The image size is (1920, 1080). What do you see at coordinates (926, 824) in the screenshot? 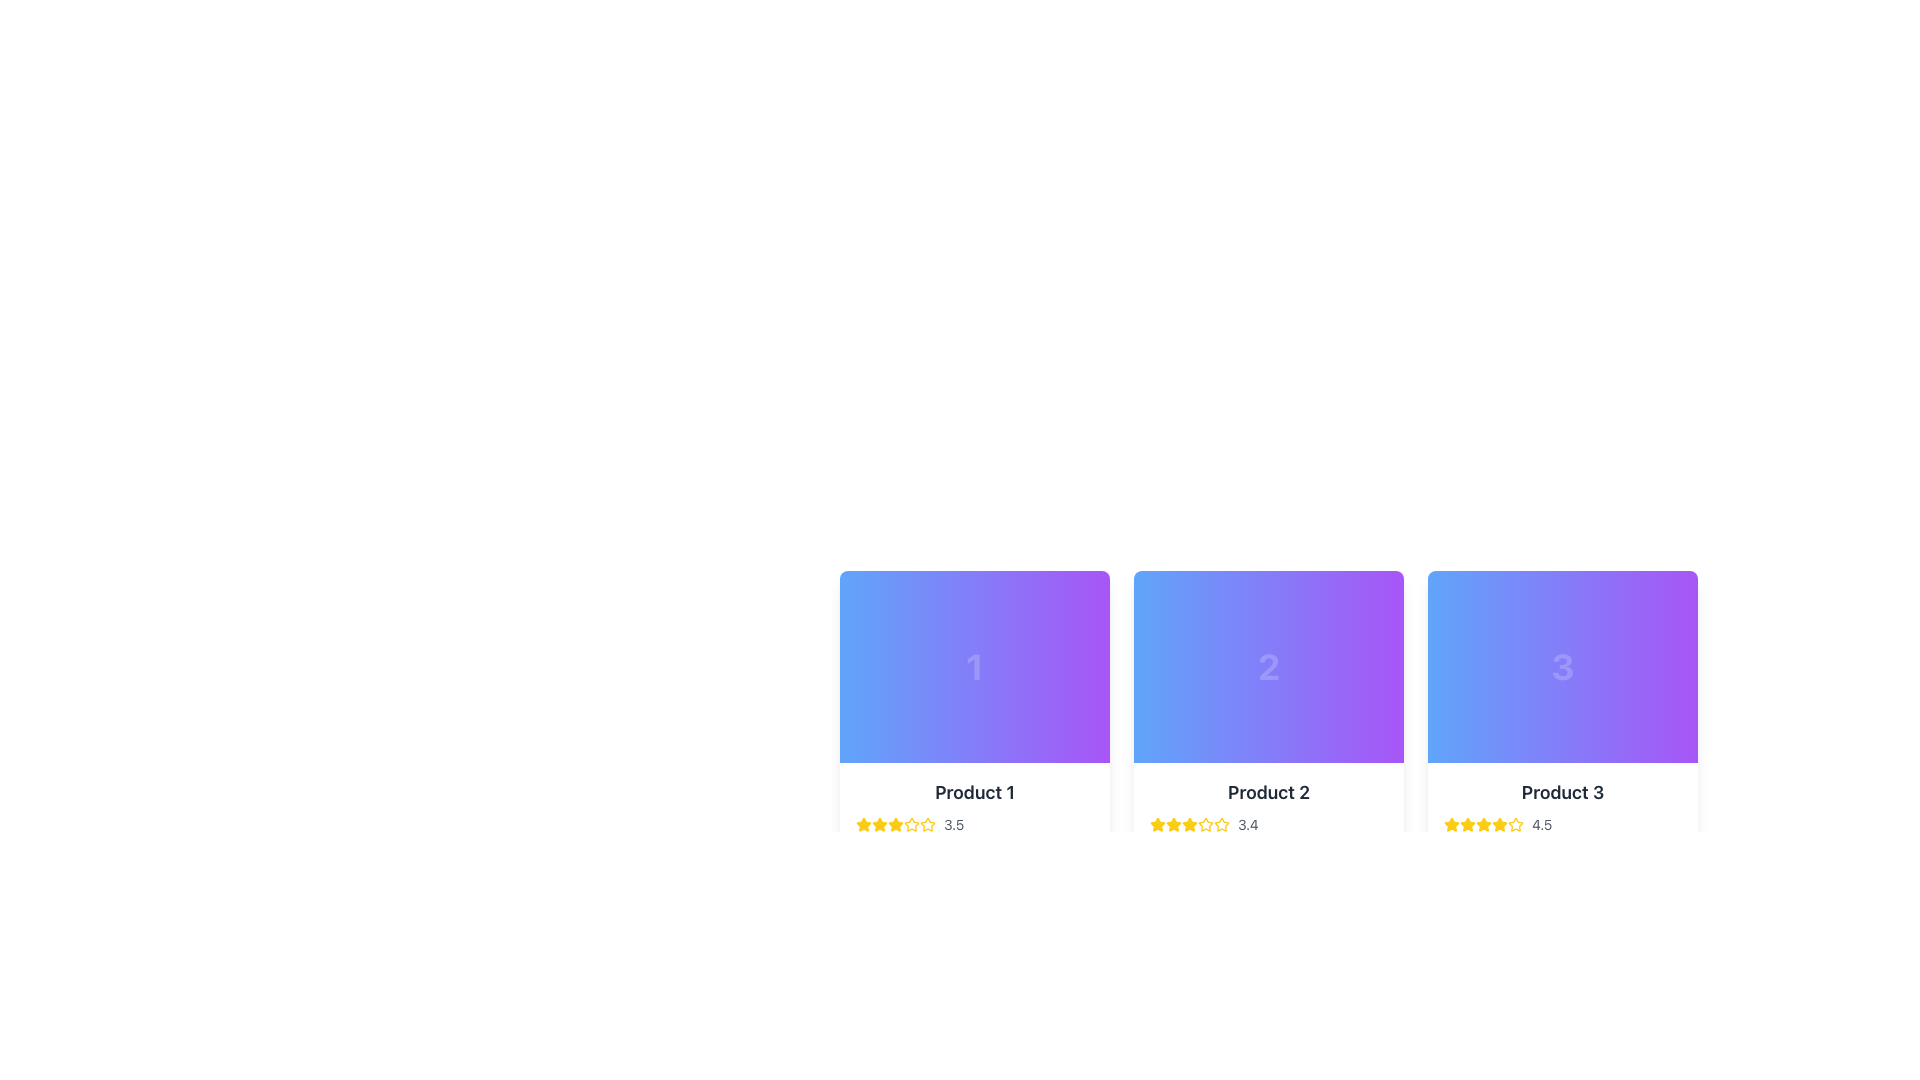
I see `the fourth star icon in the rating system for accessibility purposes. This star is yellow and part of a horizontal group of five stars located below the 'Product 1' card, aligning with the rating text '3.5'` at bounding box center [926, 824].